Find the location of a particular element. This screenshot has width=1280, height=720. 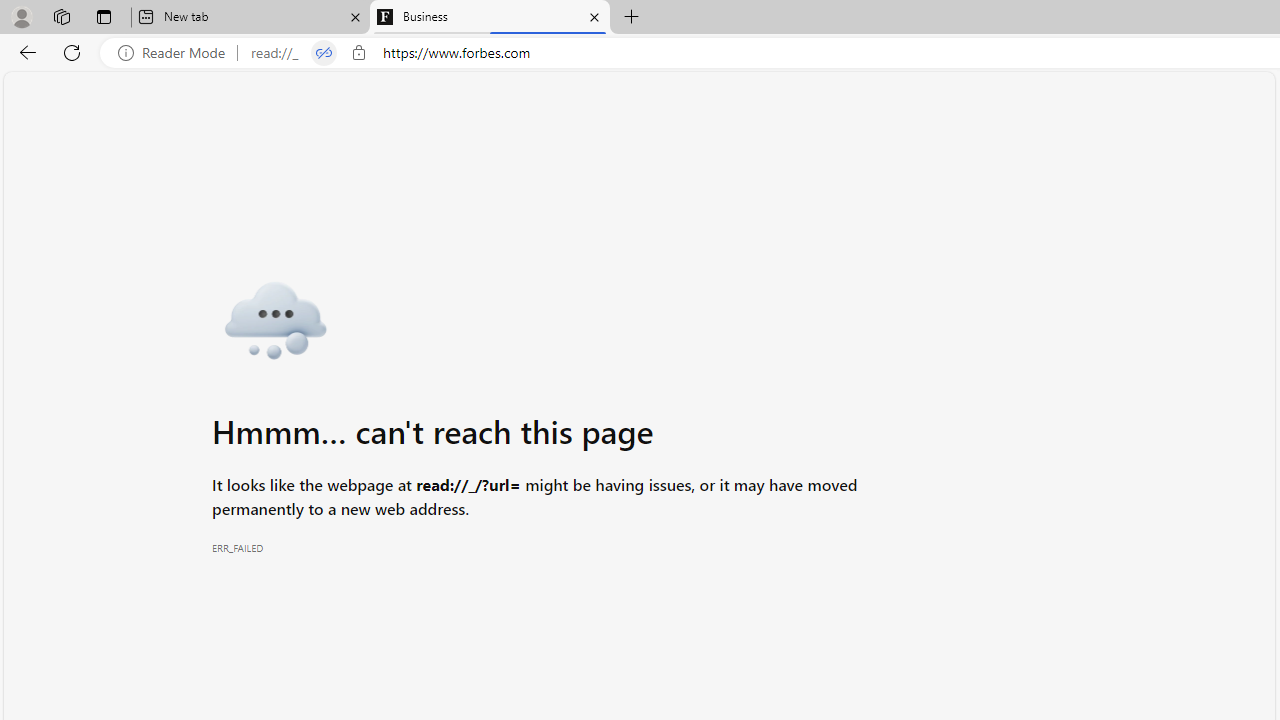

'Reader Mode' is located at coordinates (177, 52).